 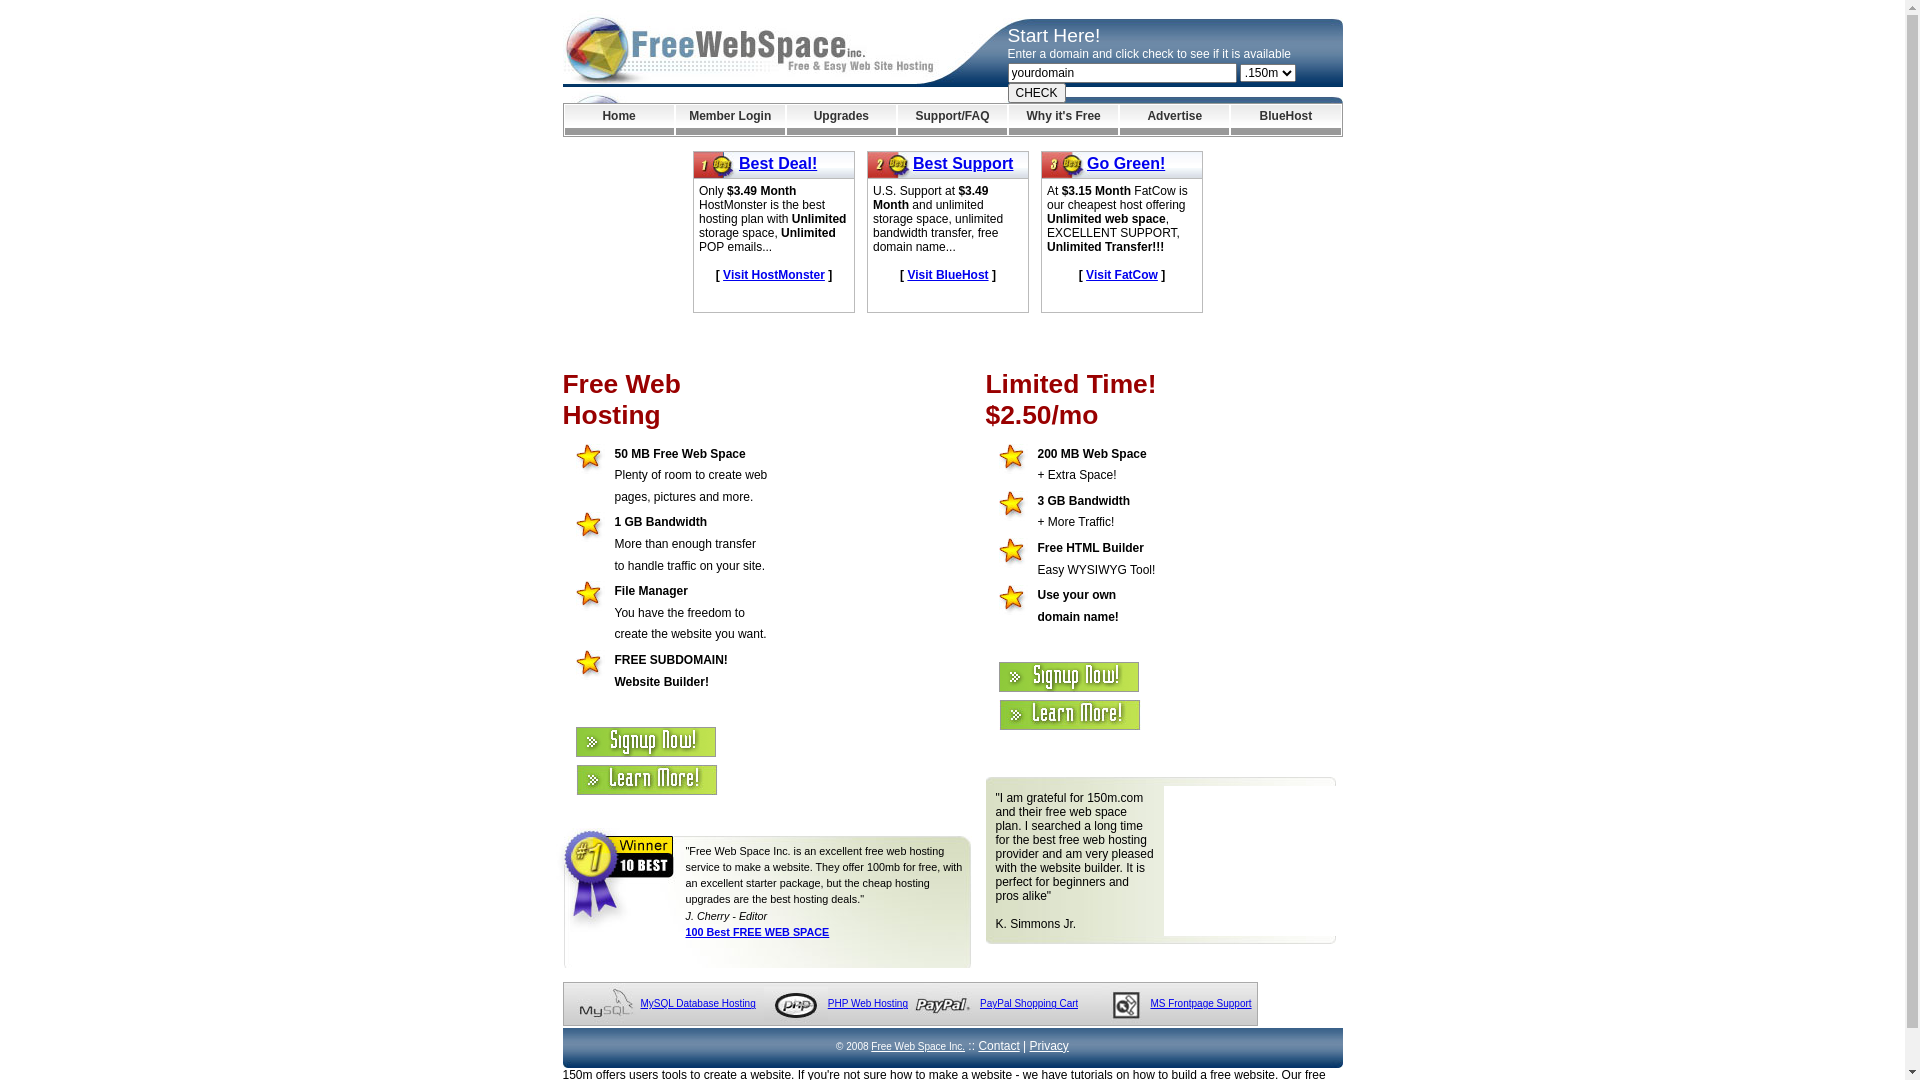 I want to click on 'Why it's Free', so click(x=1062, y=119).